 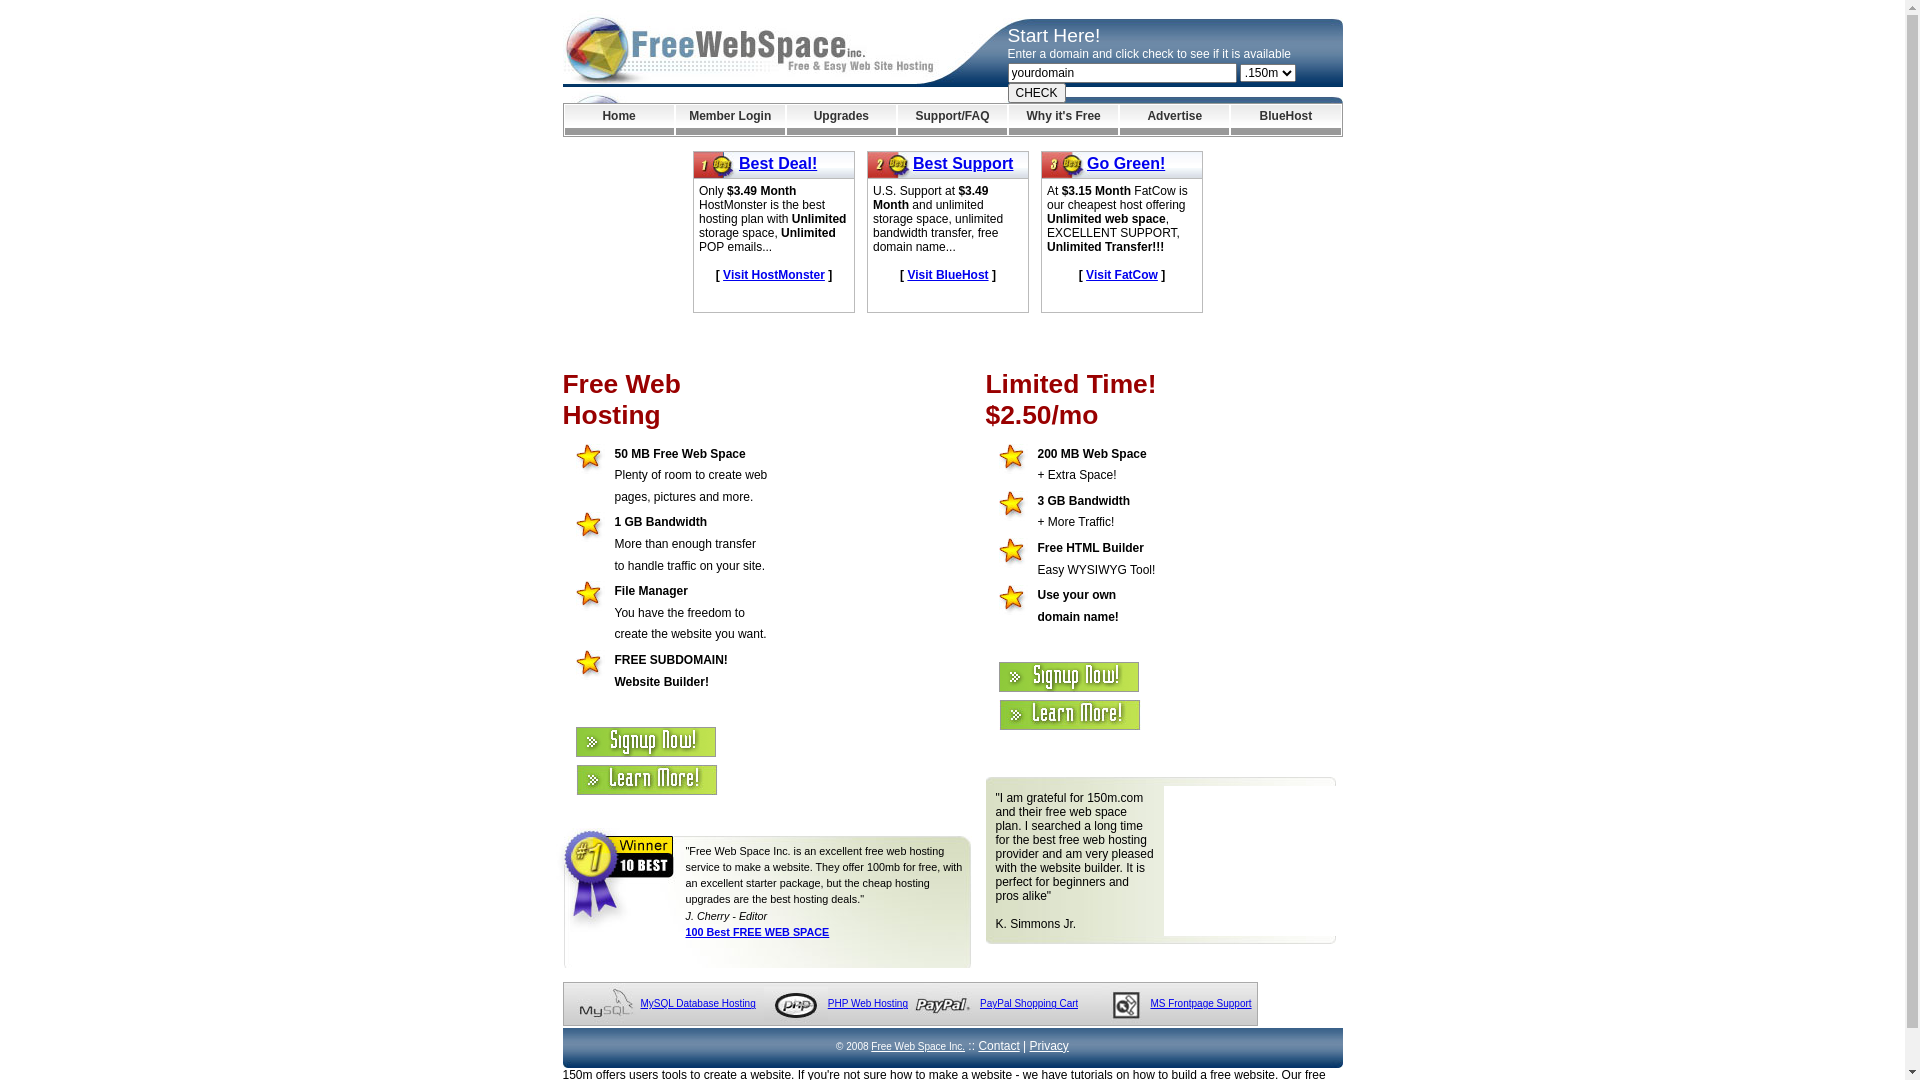 I want to click on 'Why it's Free', so click(x=1062, y=119).